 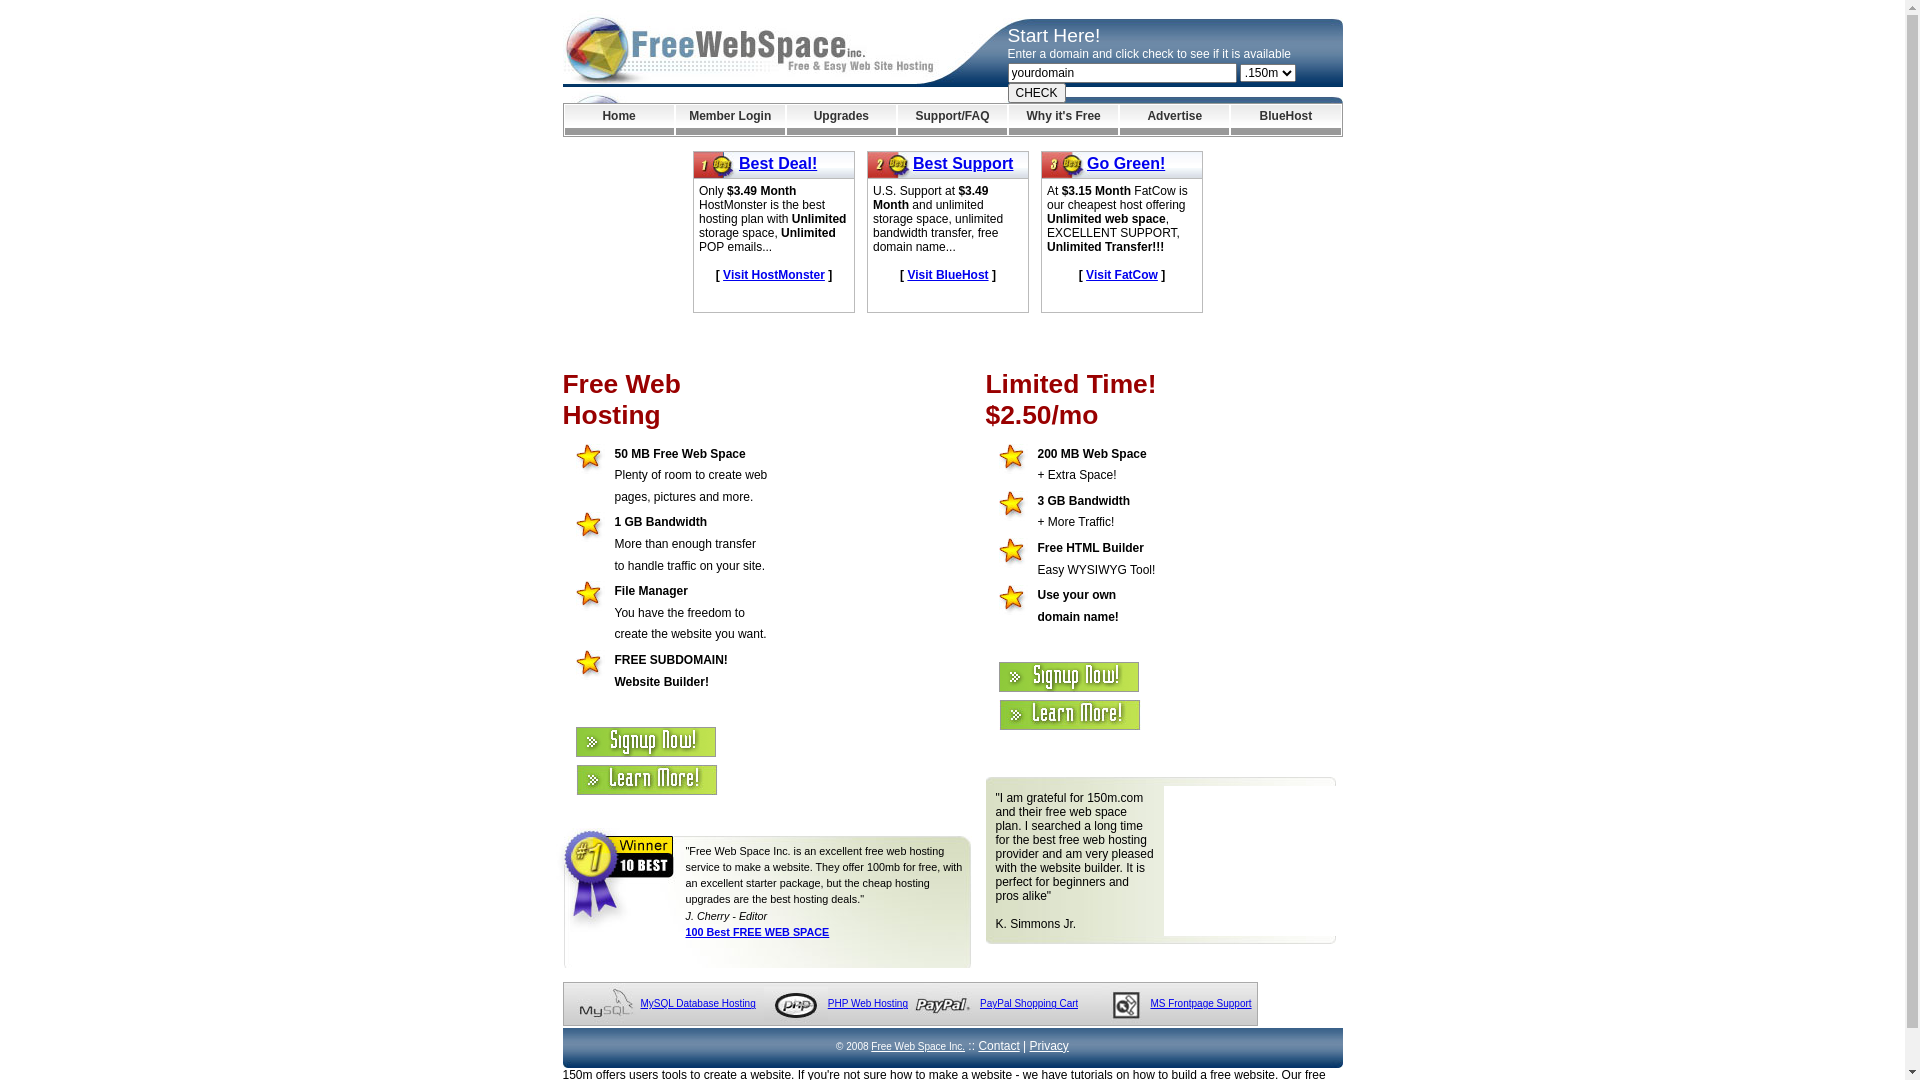 I want to click on 'Why it's Free', so click(x=1062, y=119).